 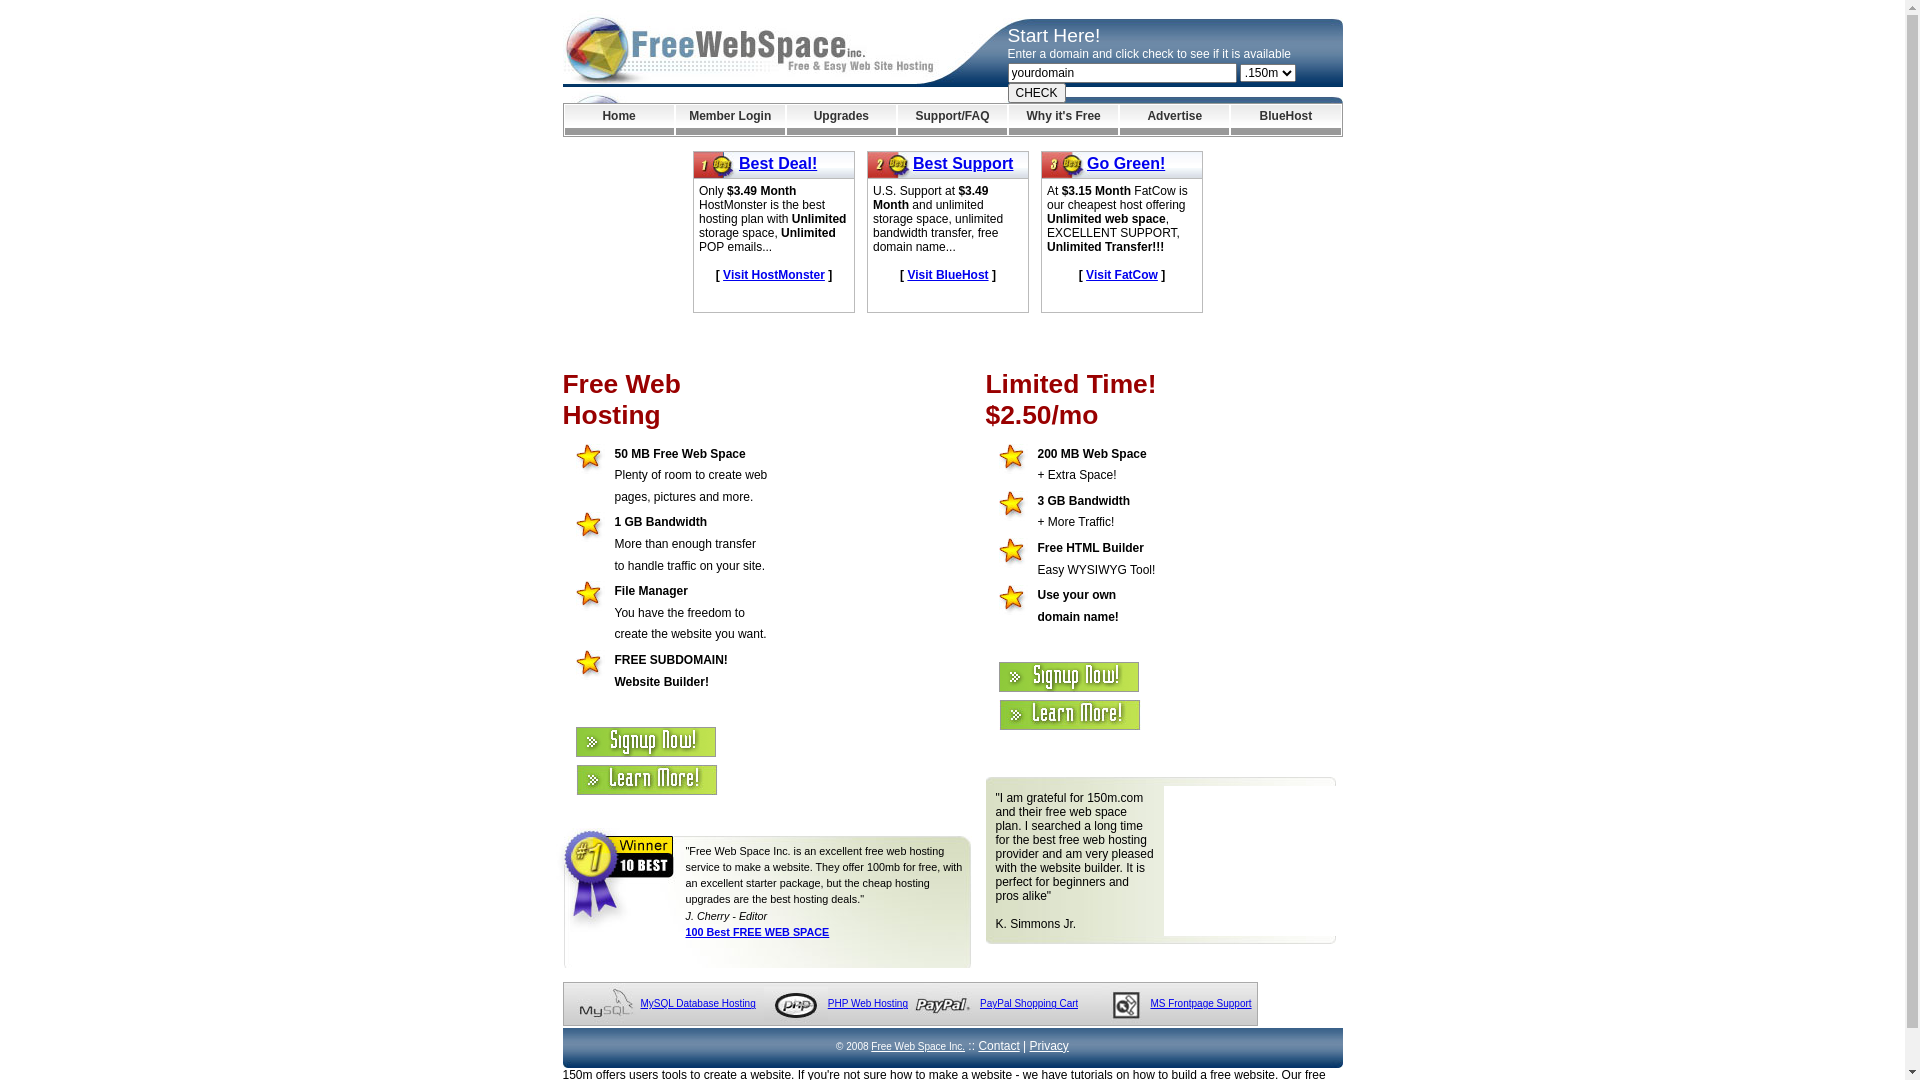 I want to click on 'Why it's Free', so click(x=1062, y=119).